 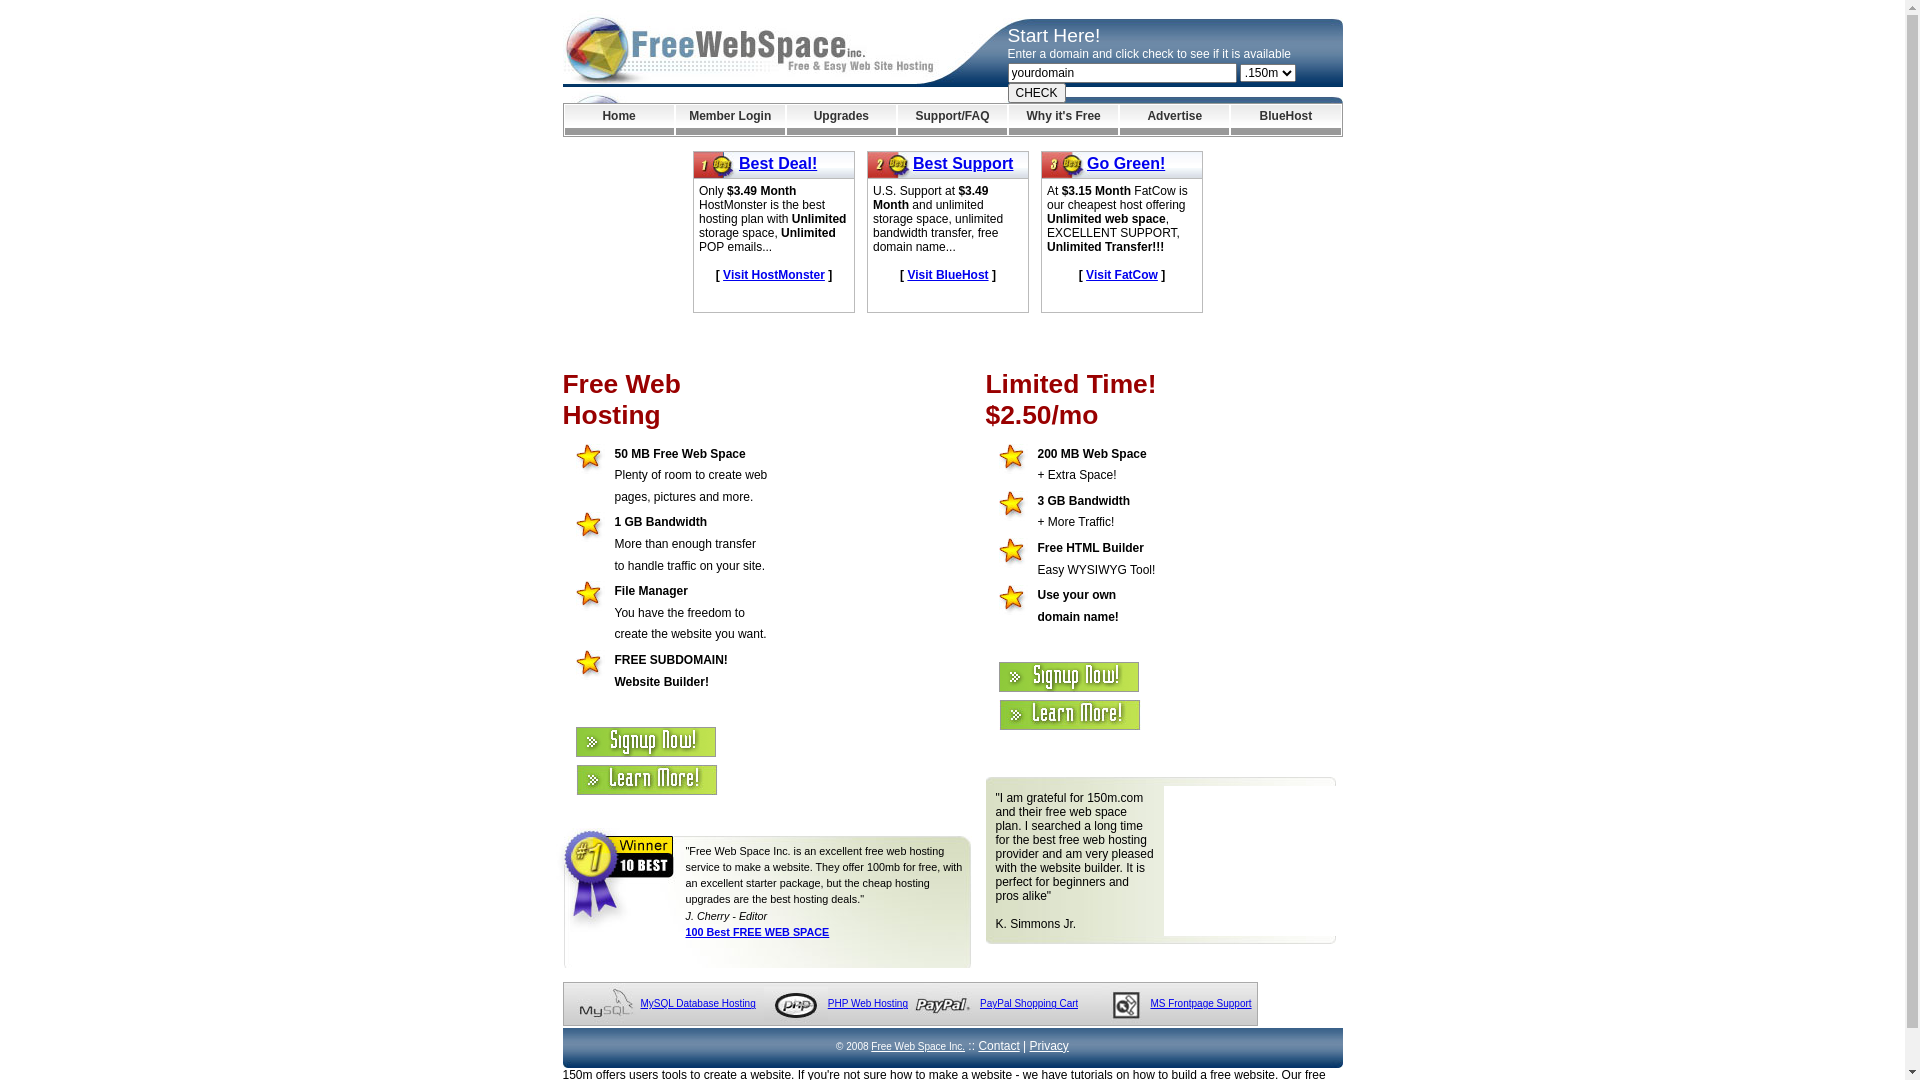 I want to click on 'Why it's Free', so click(x=1062, y=119).